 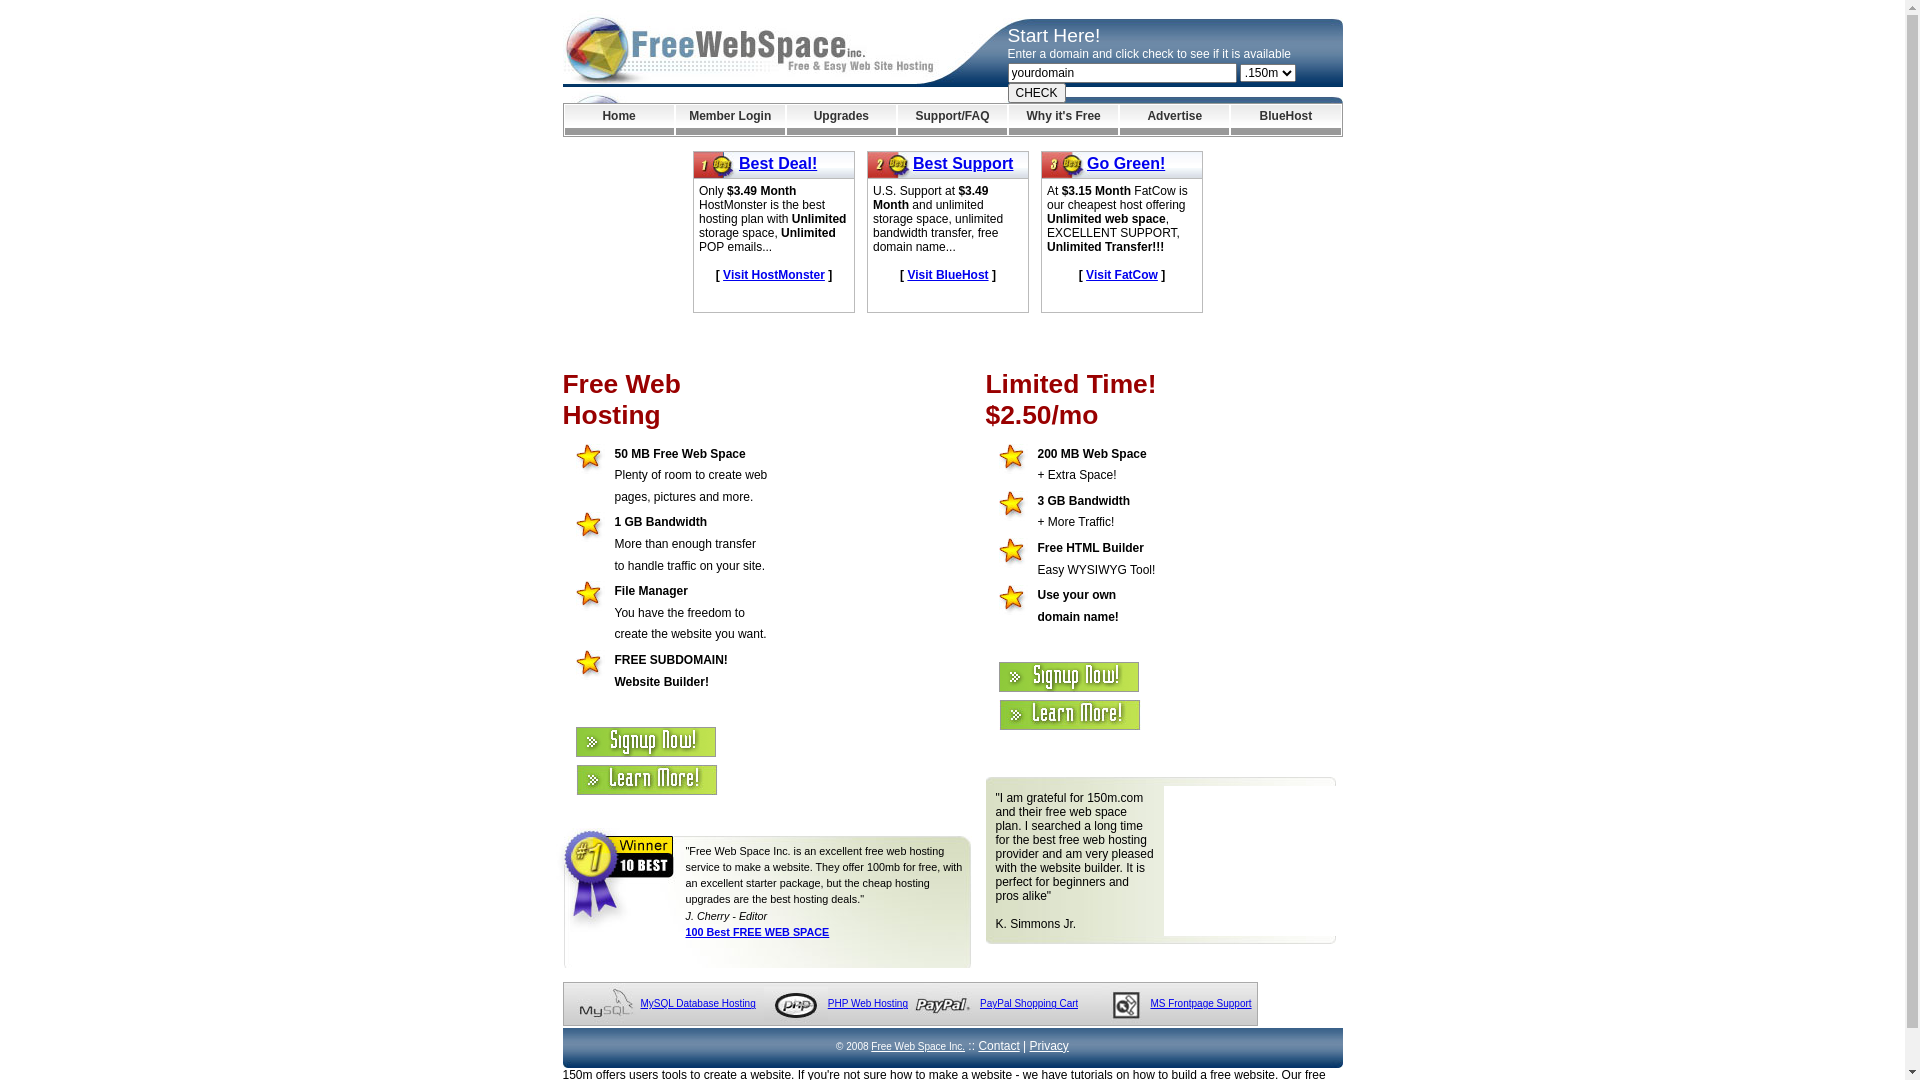 I want to click on 'Why it's Free', so click(x=1062, y=119).